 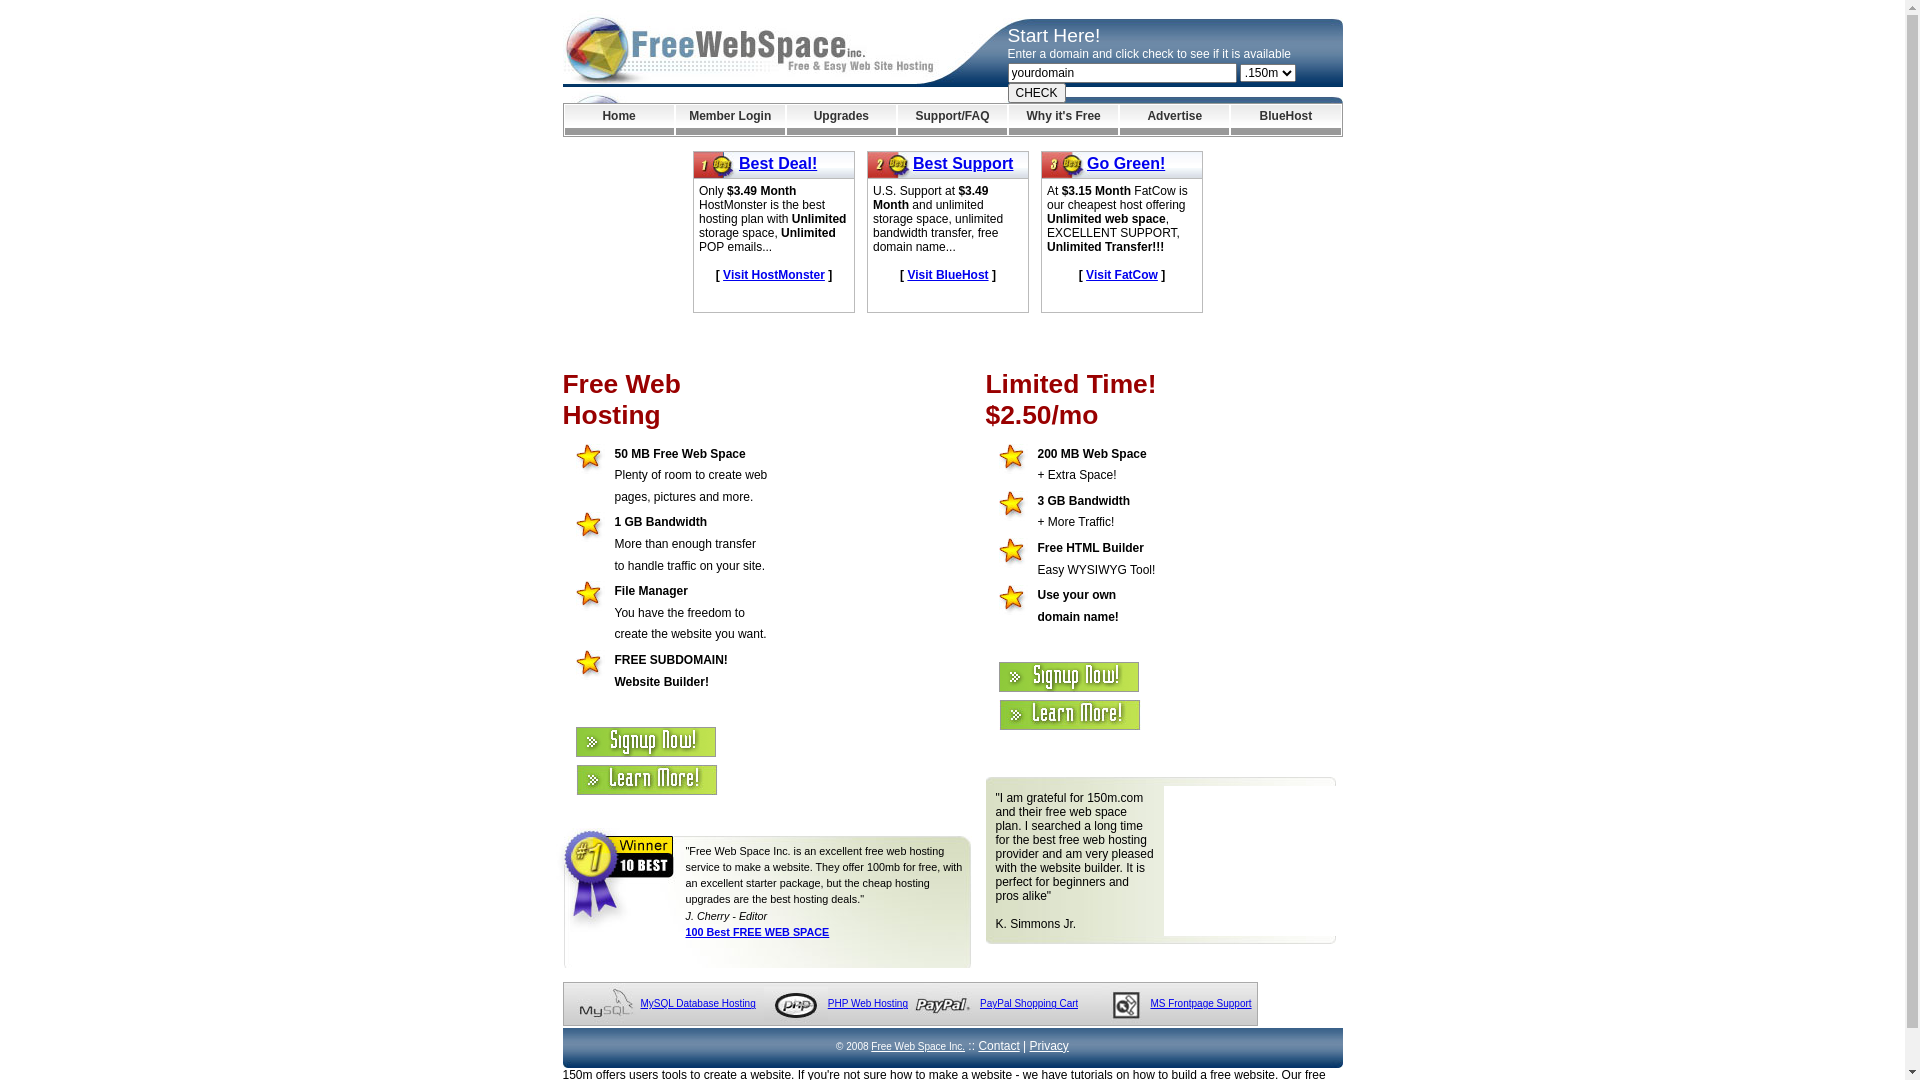 I want to click on 'Why it's Free', so click(x=1062, y=119).